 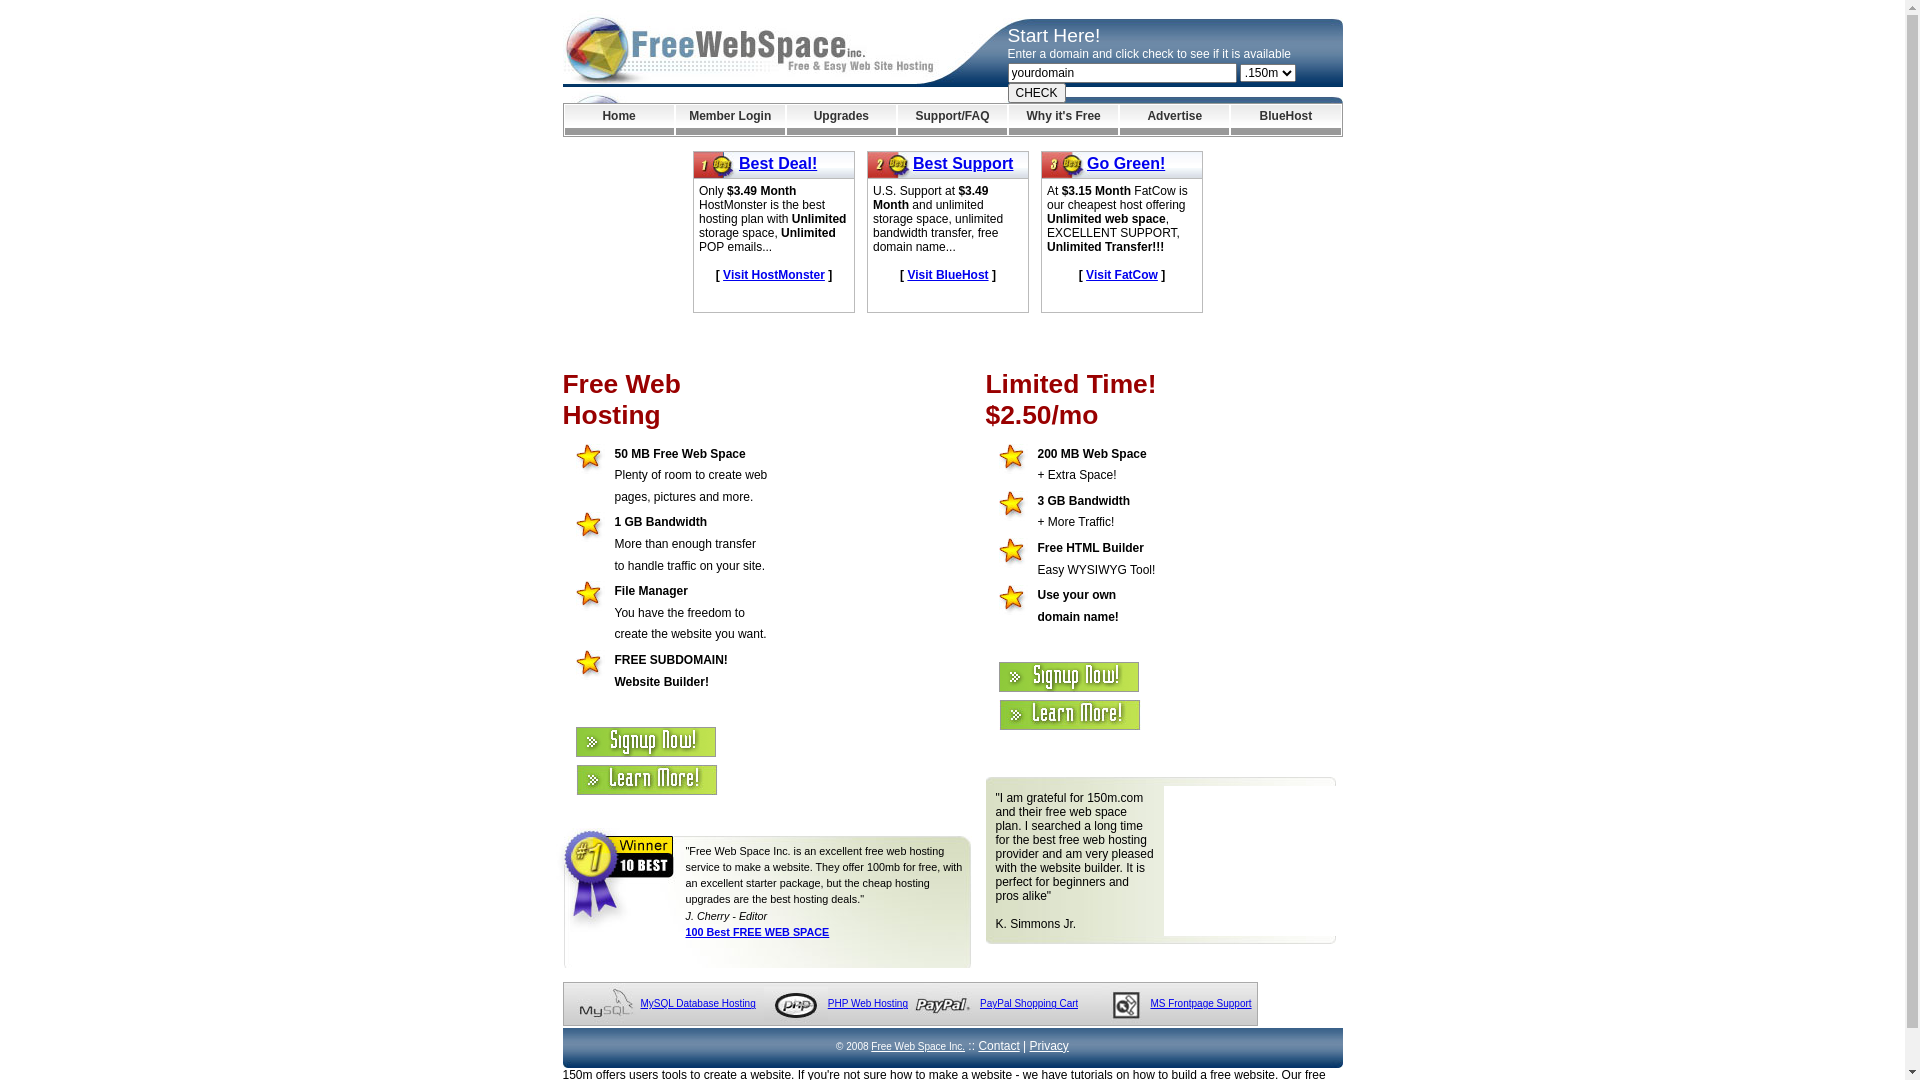 I want to click on 'Why it's Free', so click(x=1062, y=119).